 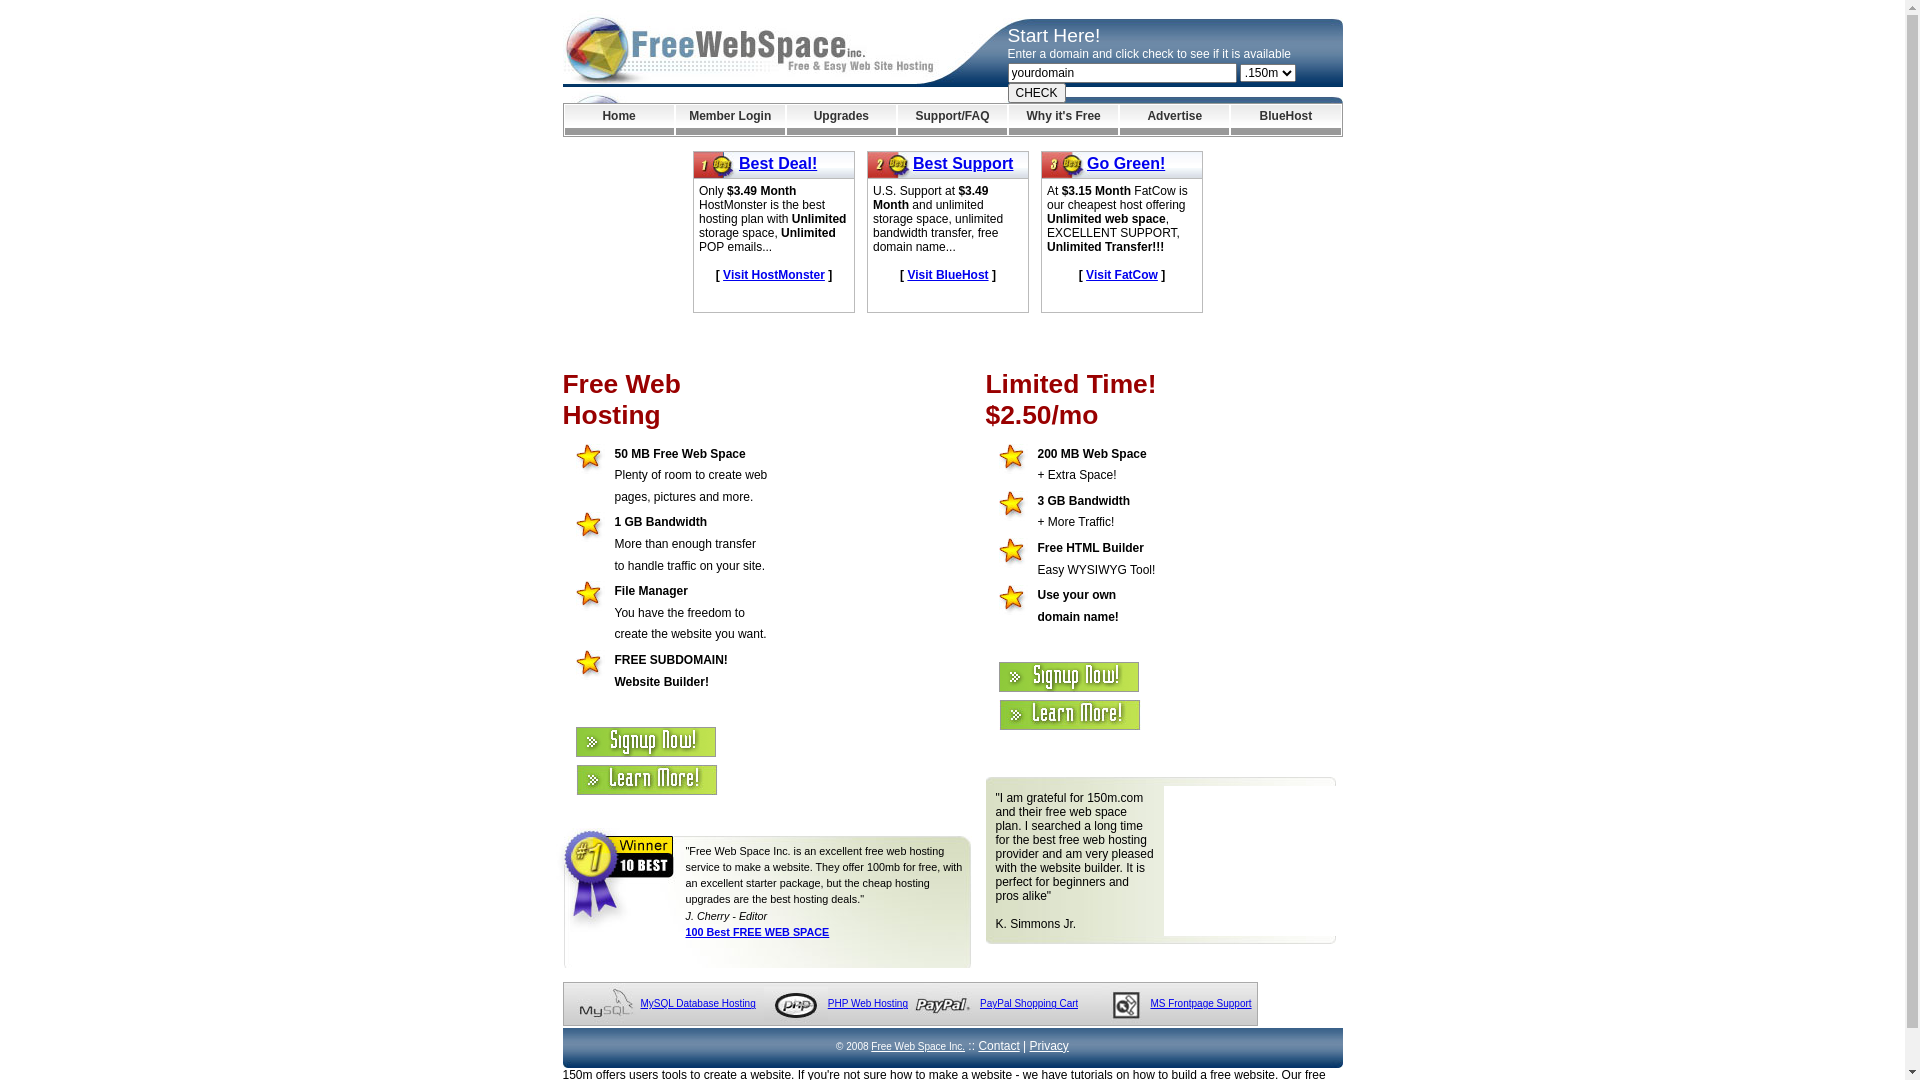 I want to click on 'Why it's Free', so click(x=1062, y=119).